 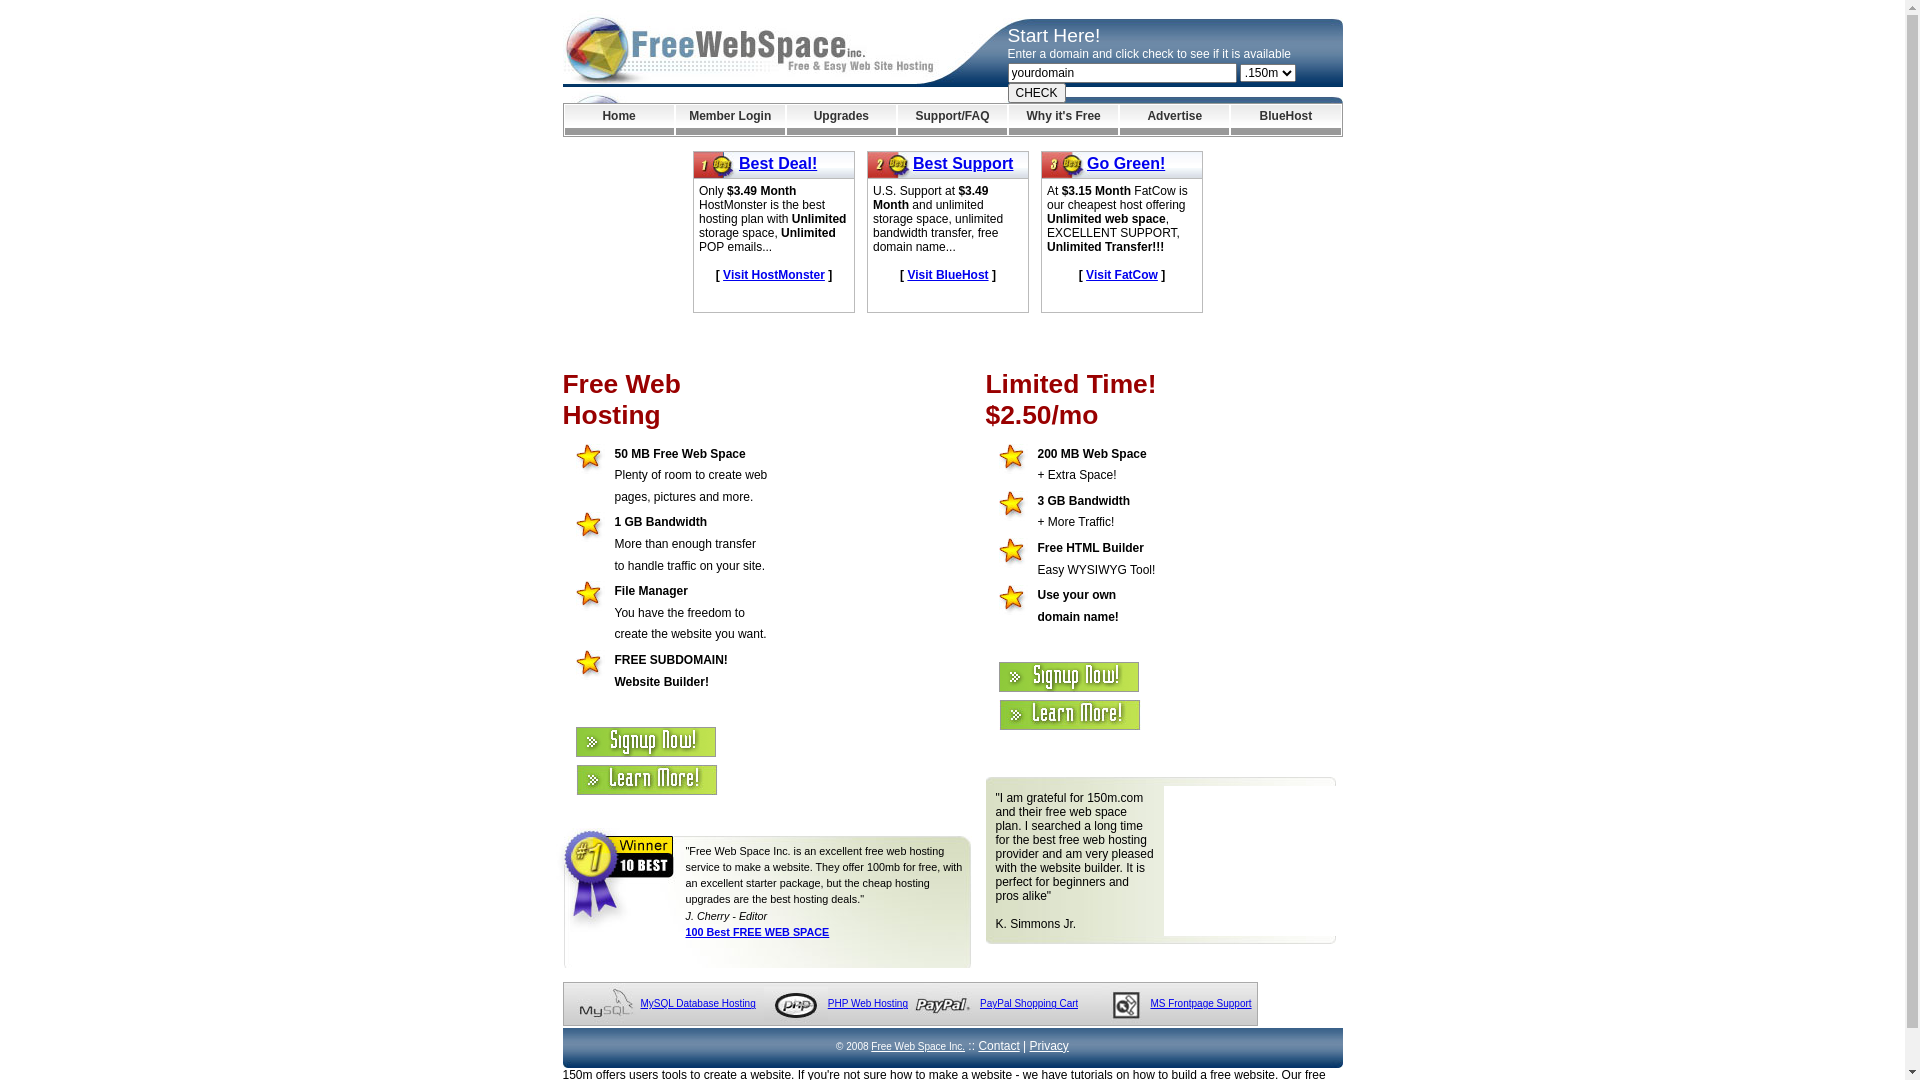 I want to click on 'Why it's Free', so click(x=1062, y=119).